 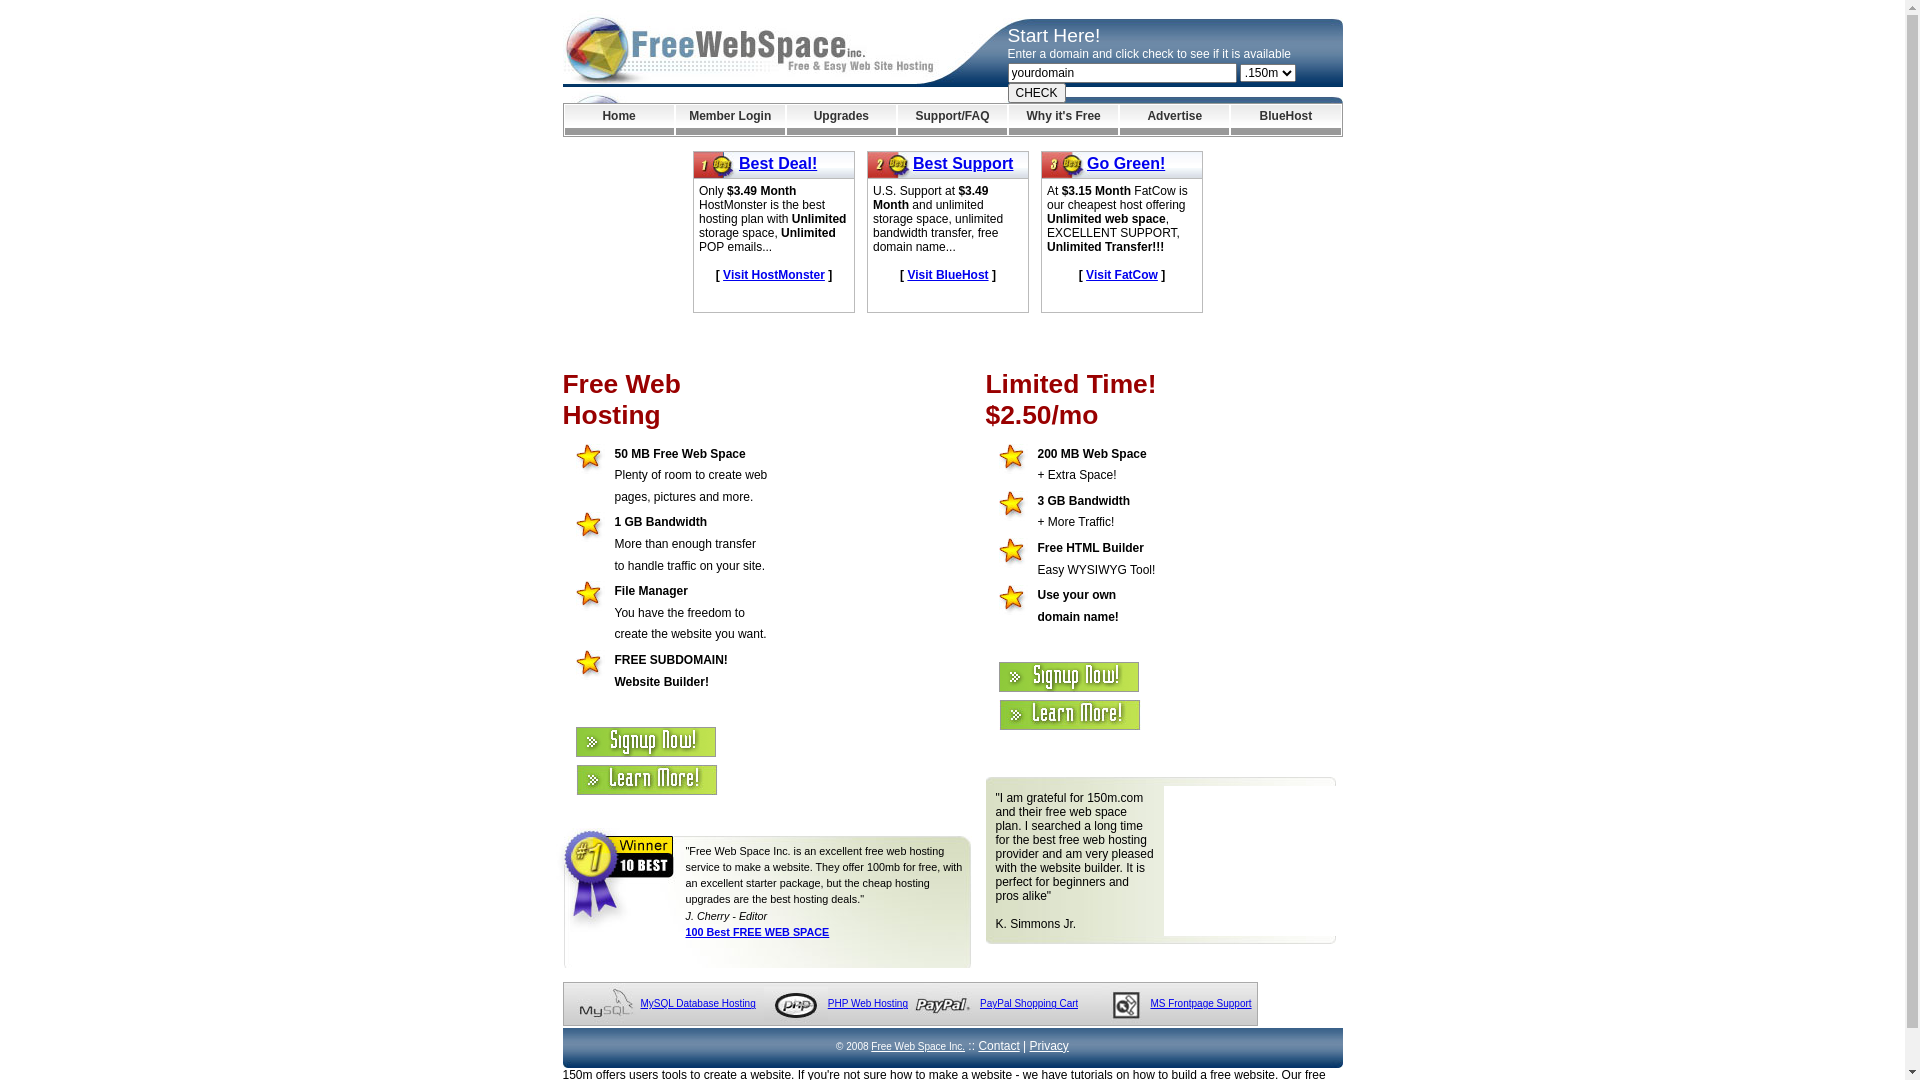 I want to click on 'Why it's Free', so click(x=1062, y=119).